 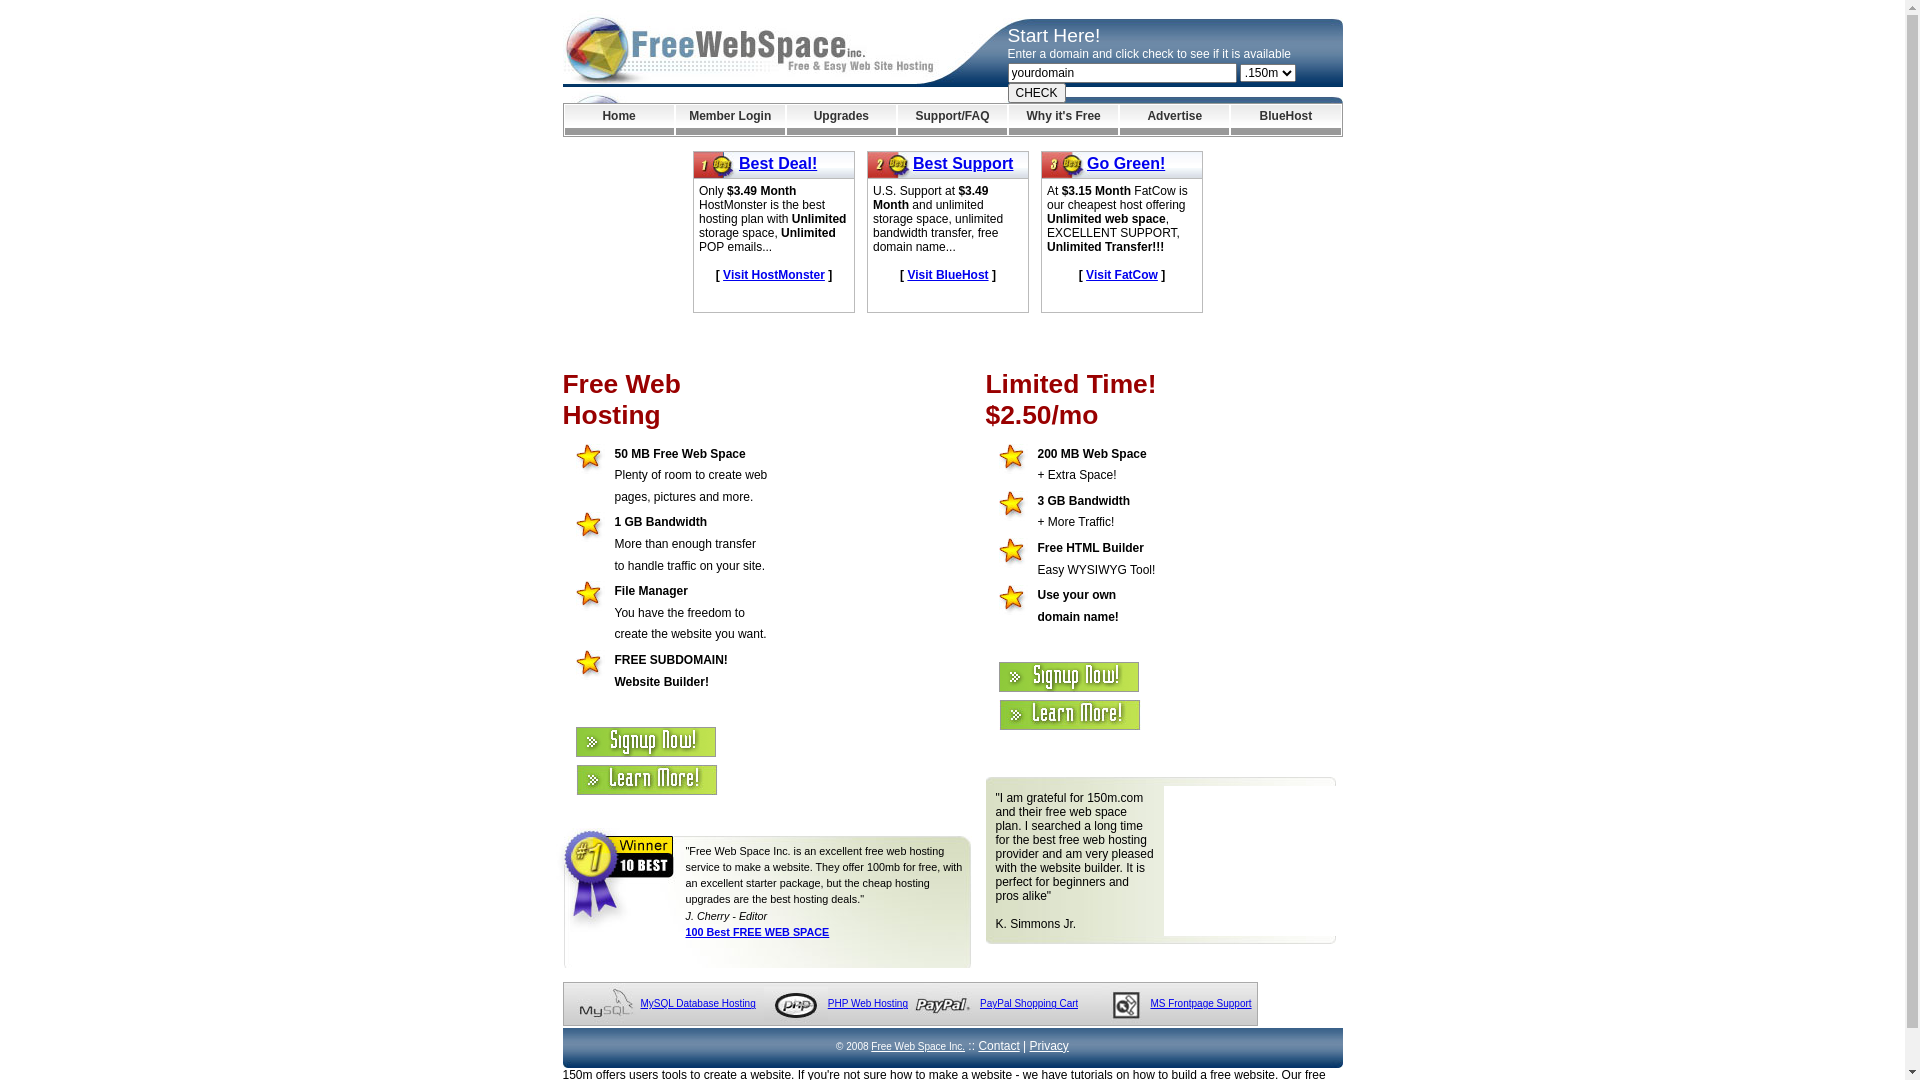 I want to click on 'Why it's Free', so click(x=1062, y=119).